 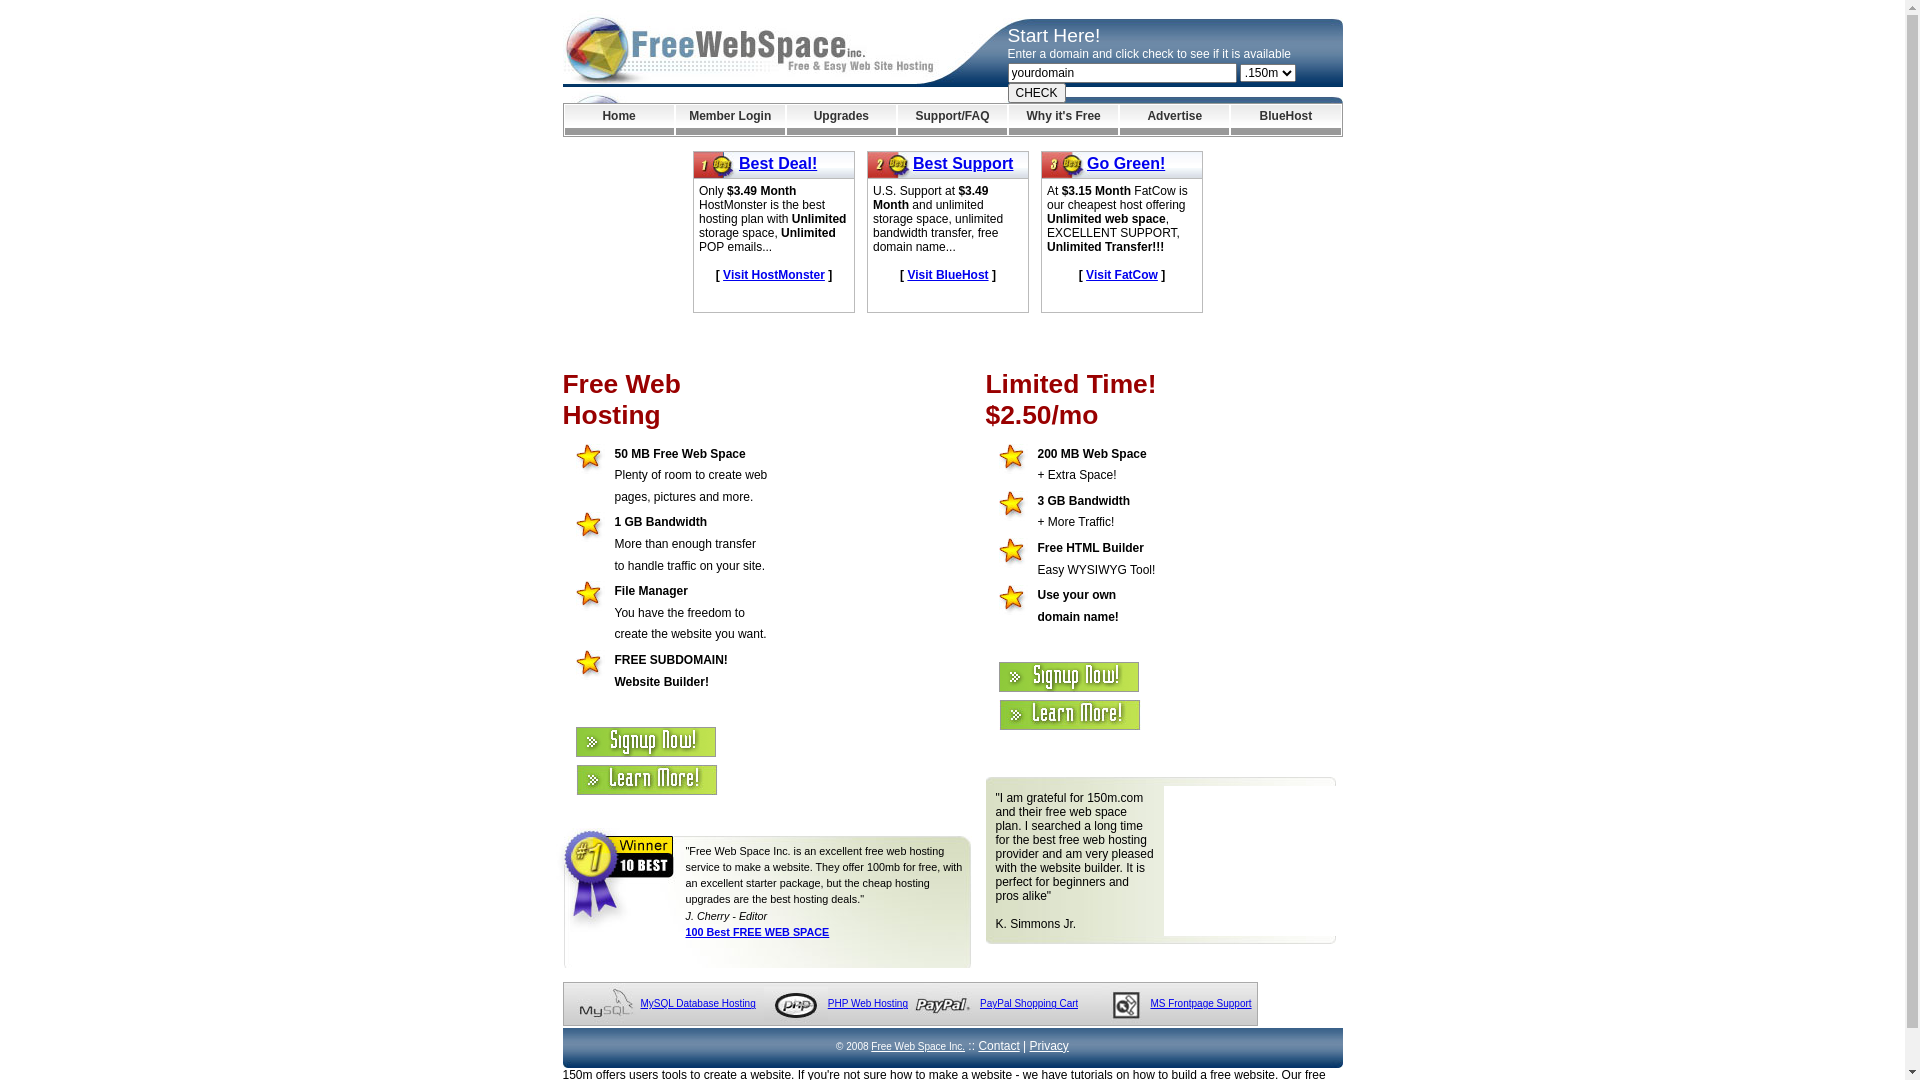 I want to click on 'Why it's Free', so click(x=1062, y=119).